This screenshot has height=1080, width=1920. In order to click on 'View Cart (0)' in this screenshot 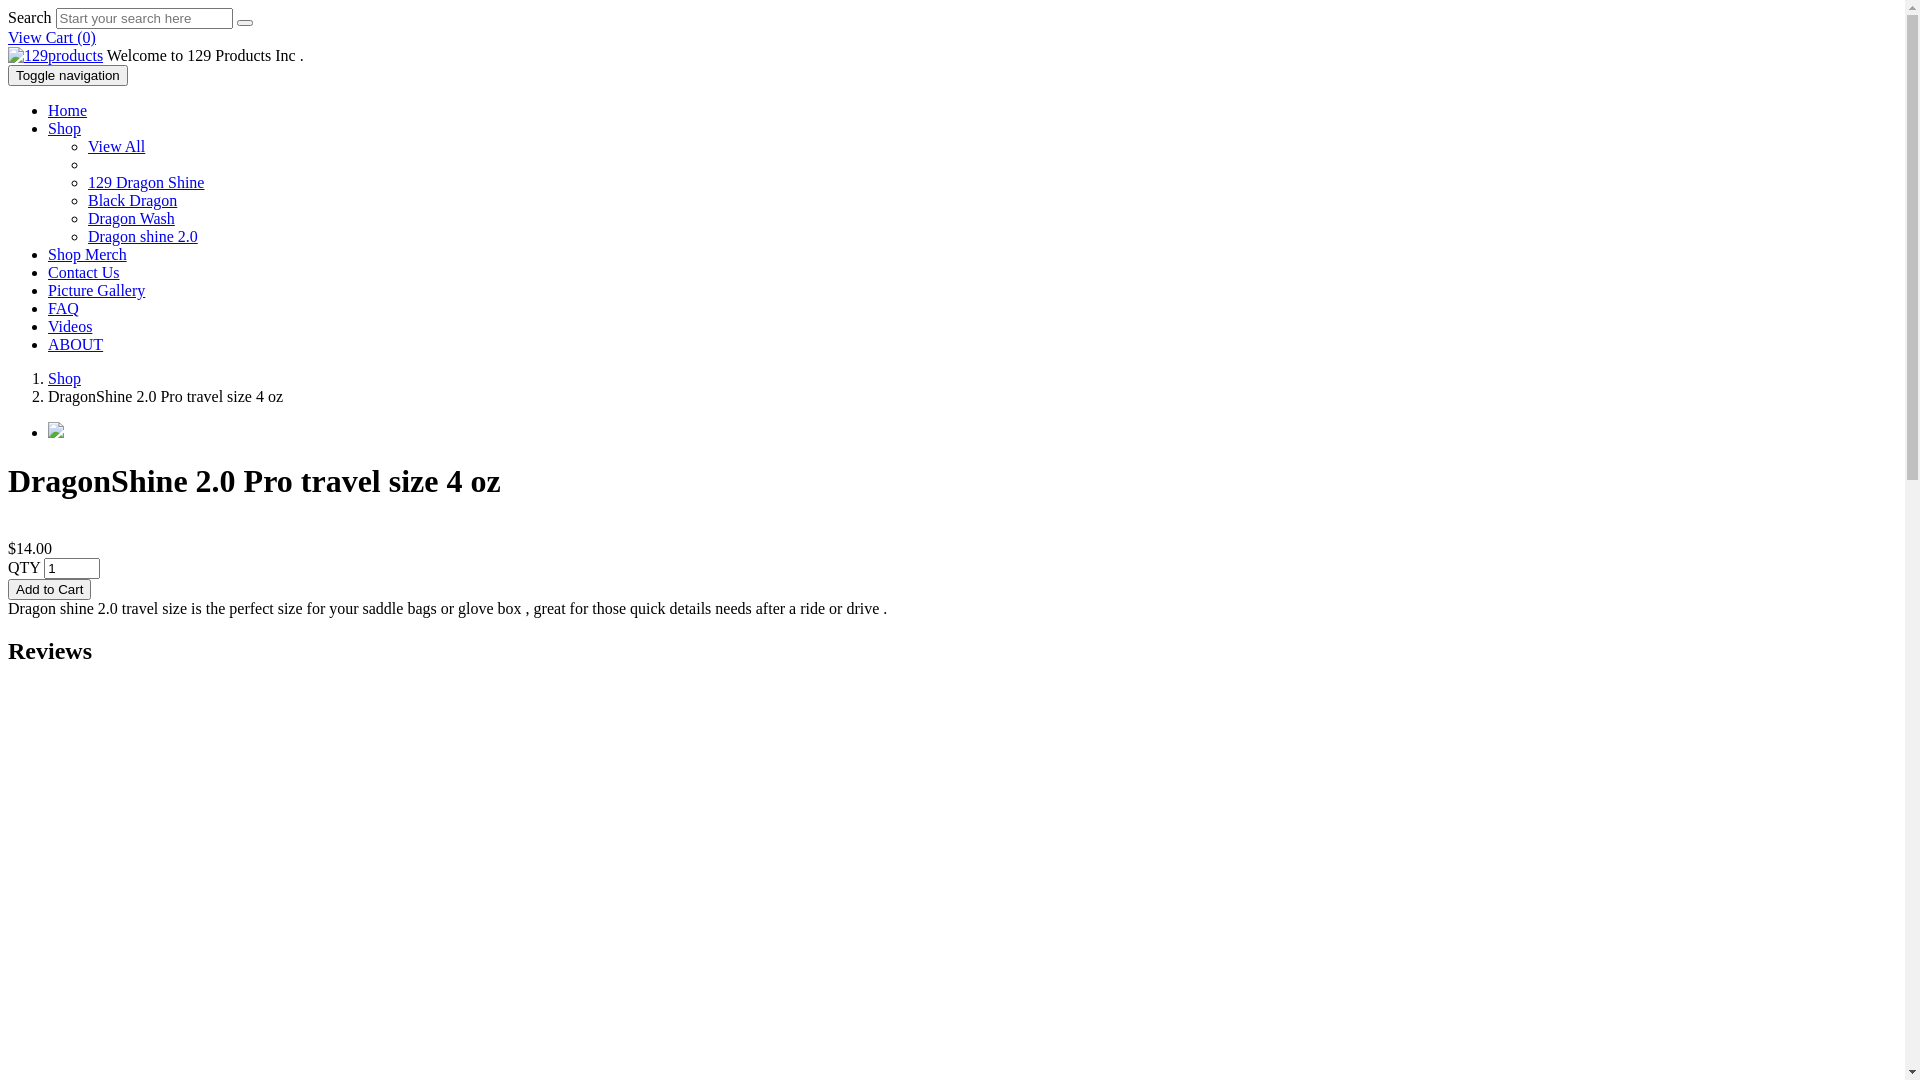, I will do `click(52, 37)`.